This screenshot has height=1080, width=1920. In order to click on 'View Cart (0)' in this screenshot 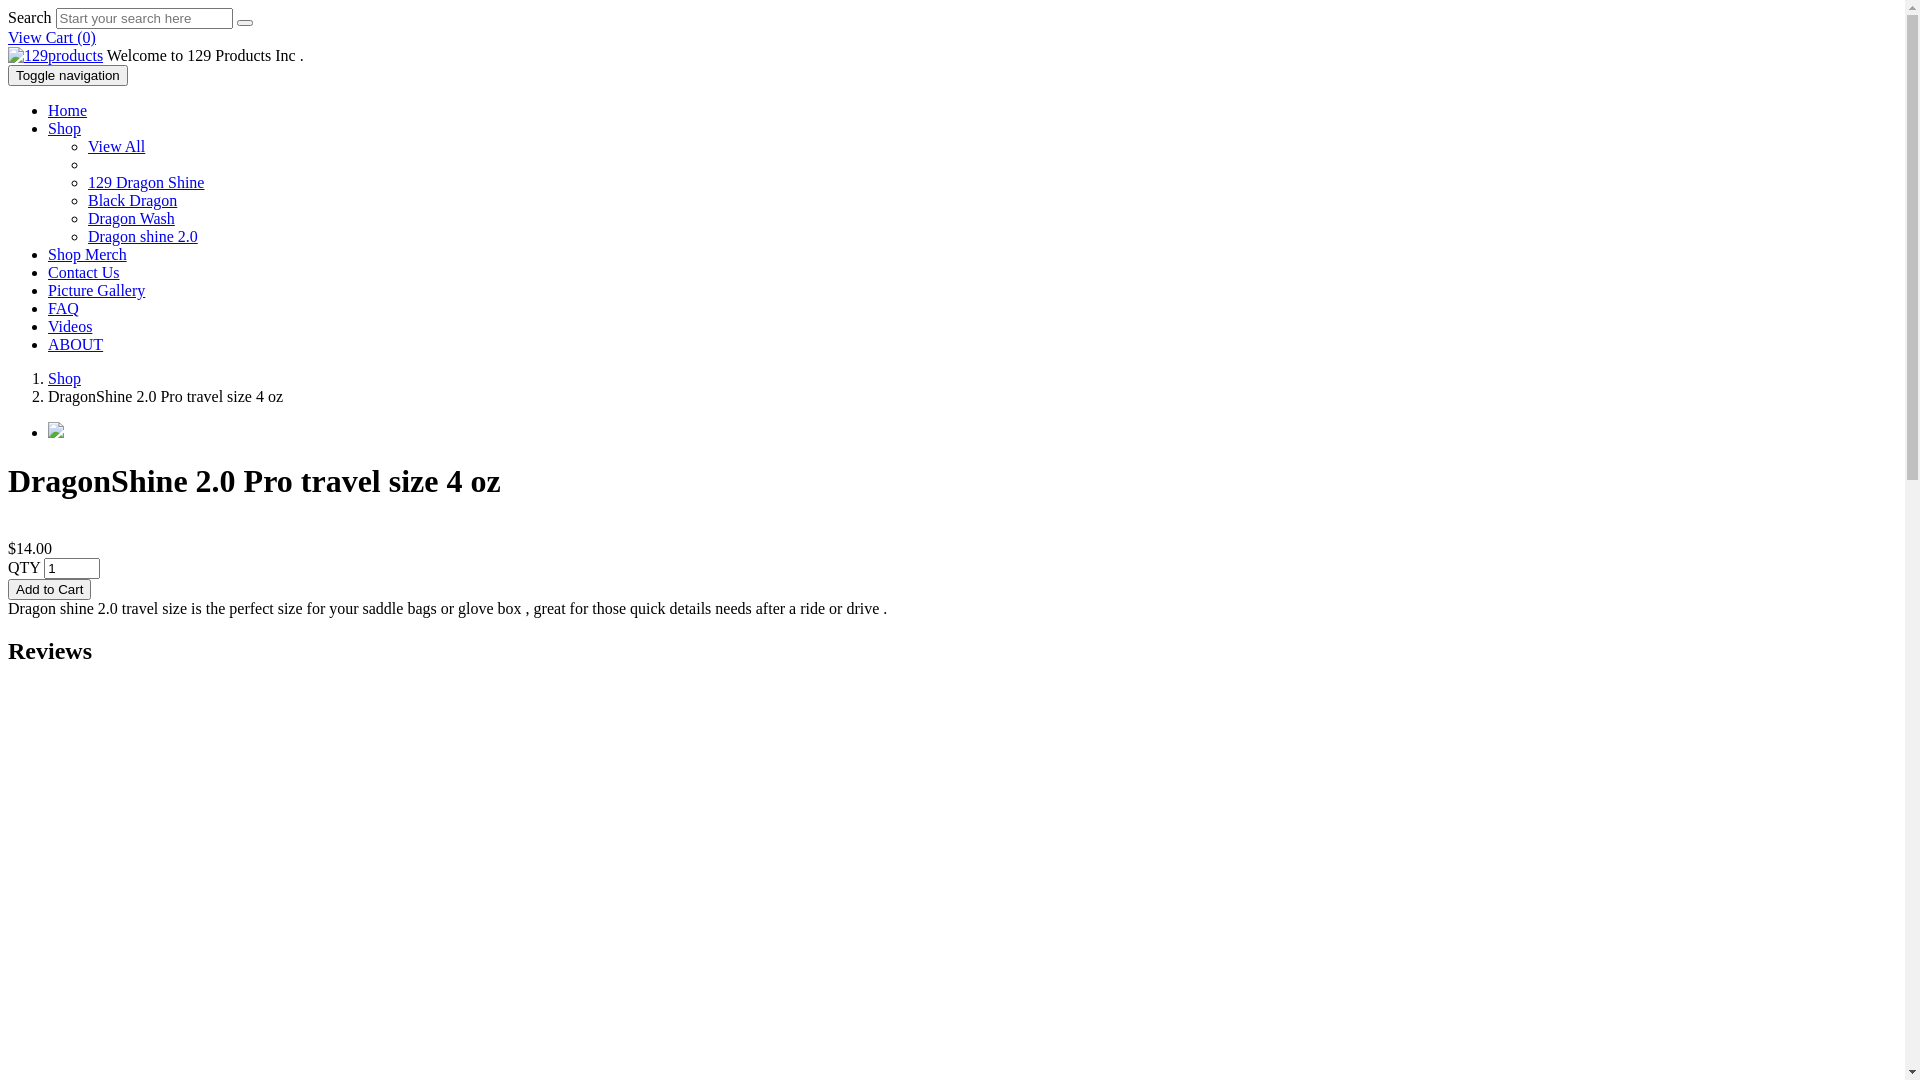, I will do `click(52, 37)`.